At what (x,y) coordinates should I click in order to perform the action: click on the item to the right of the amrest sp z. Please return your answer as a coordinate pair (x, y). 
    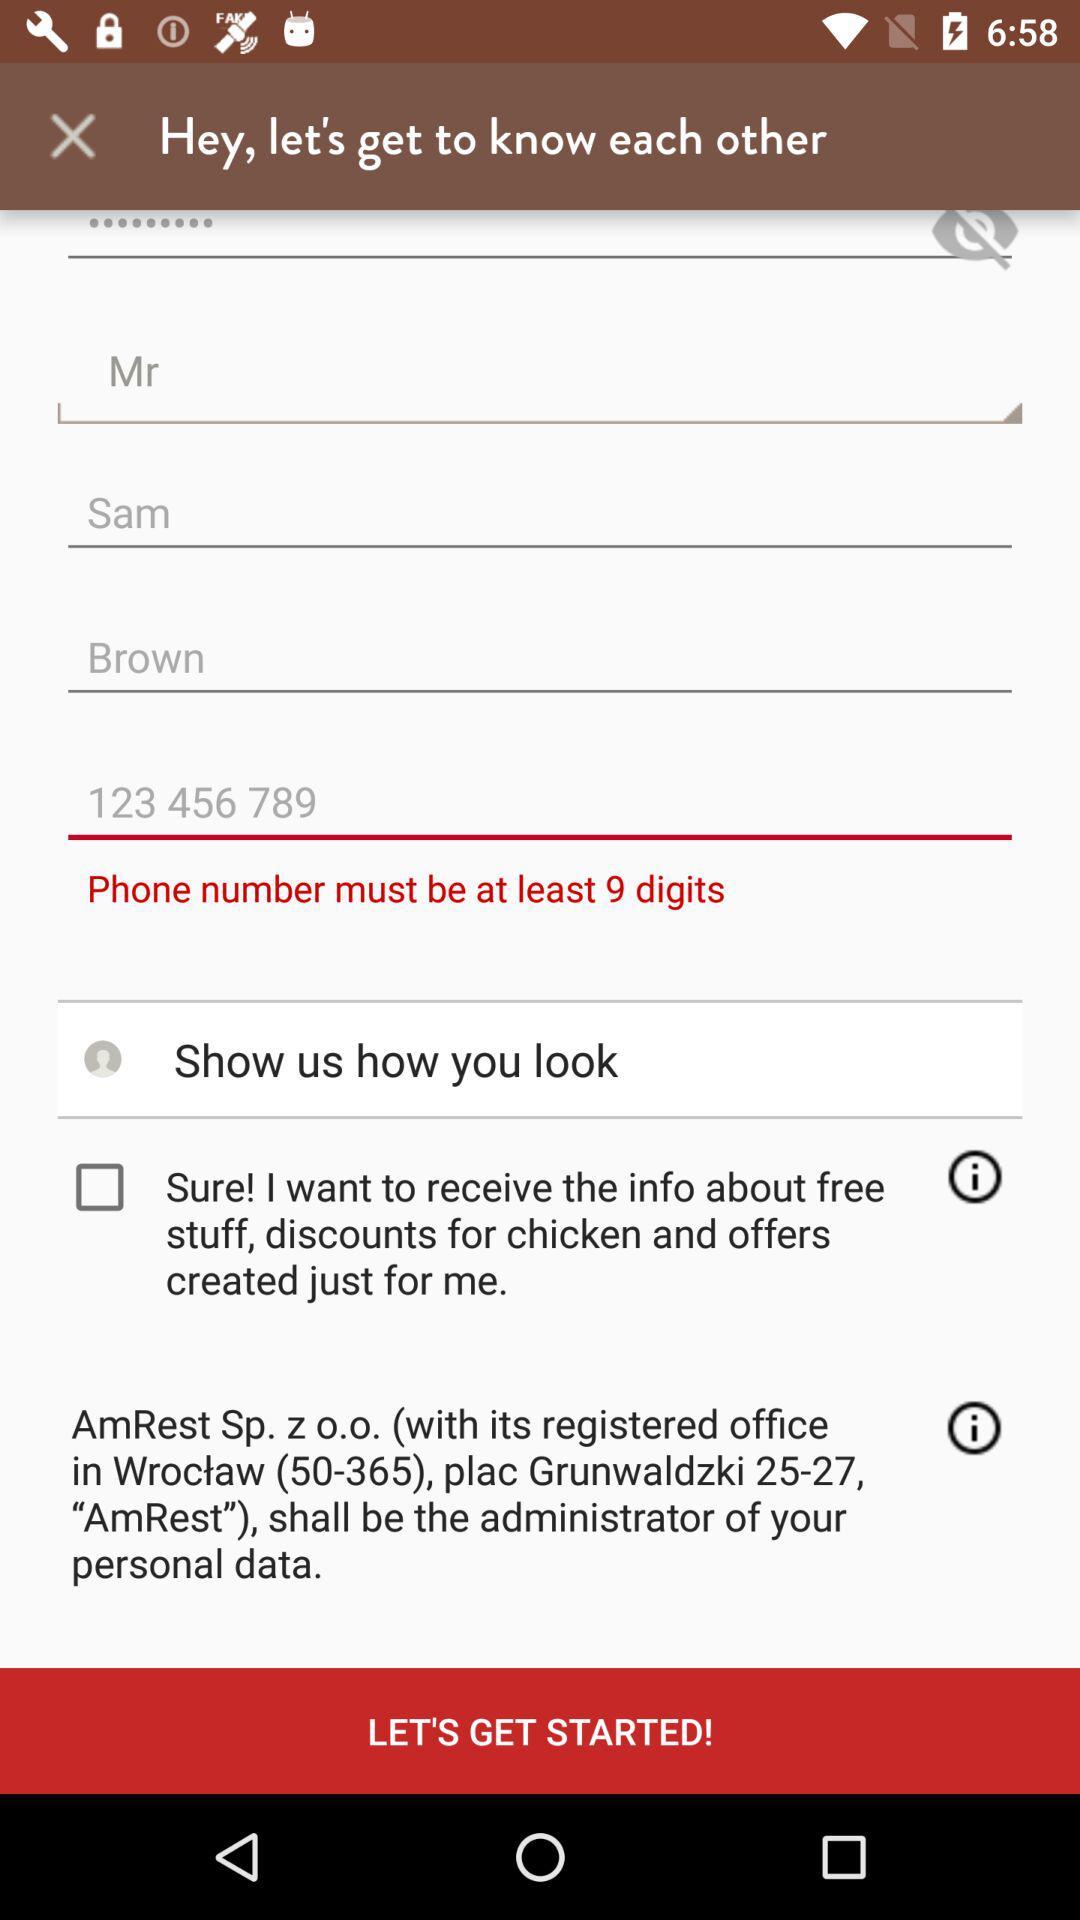
    Looking at the image, I should click on (973, 1427).